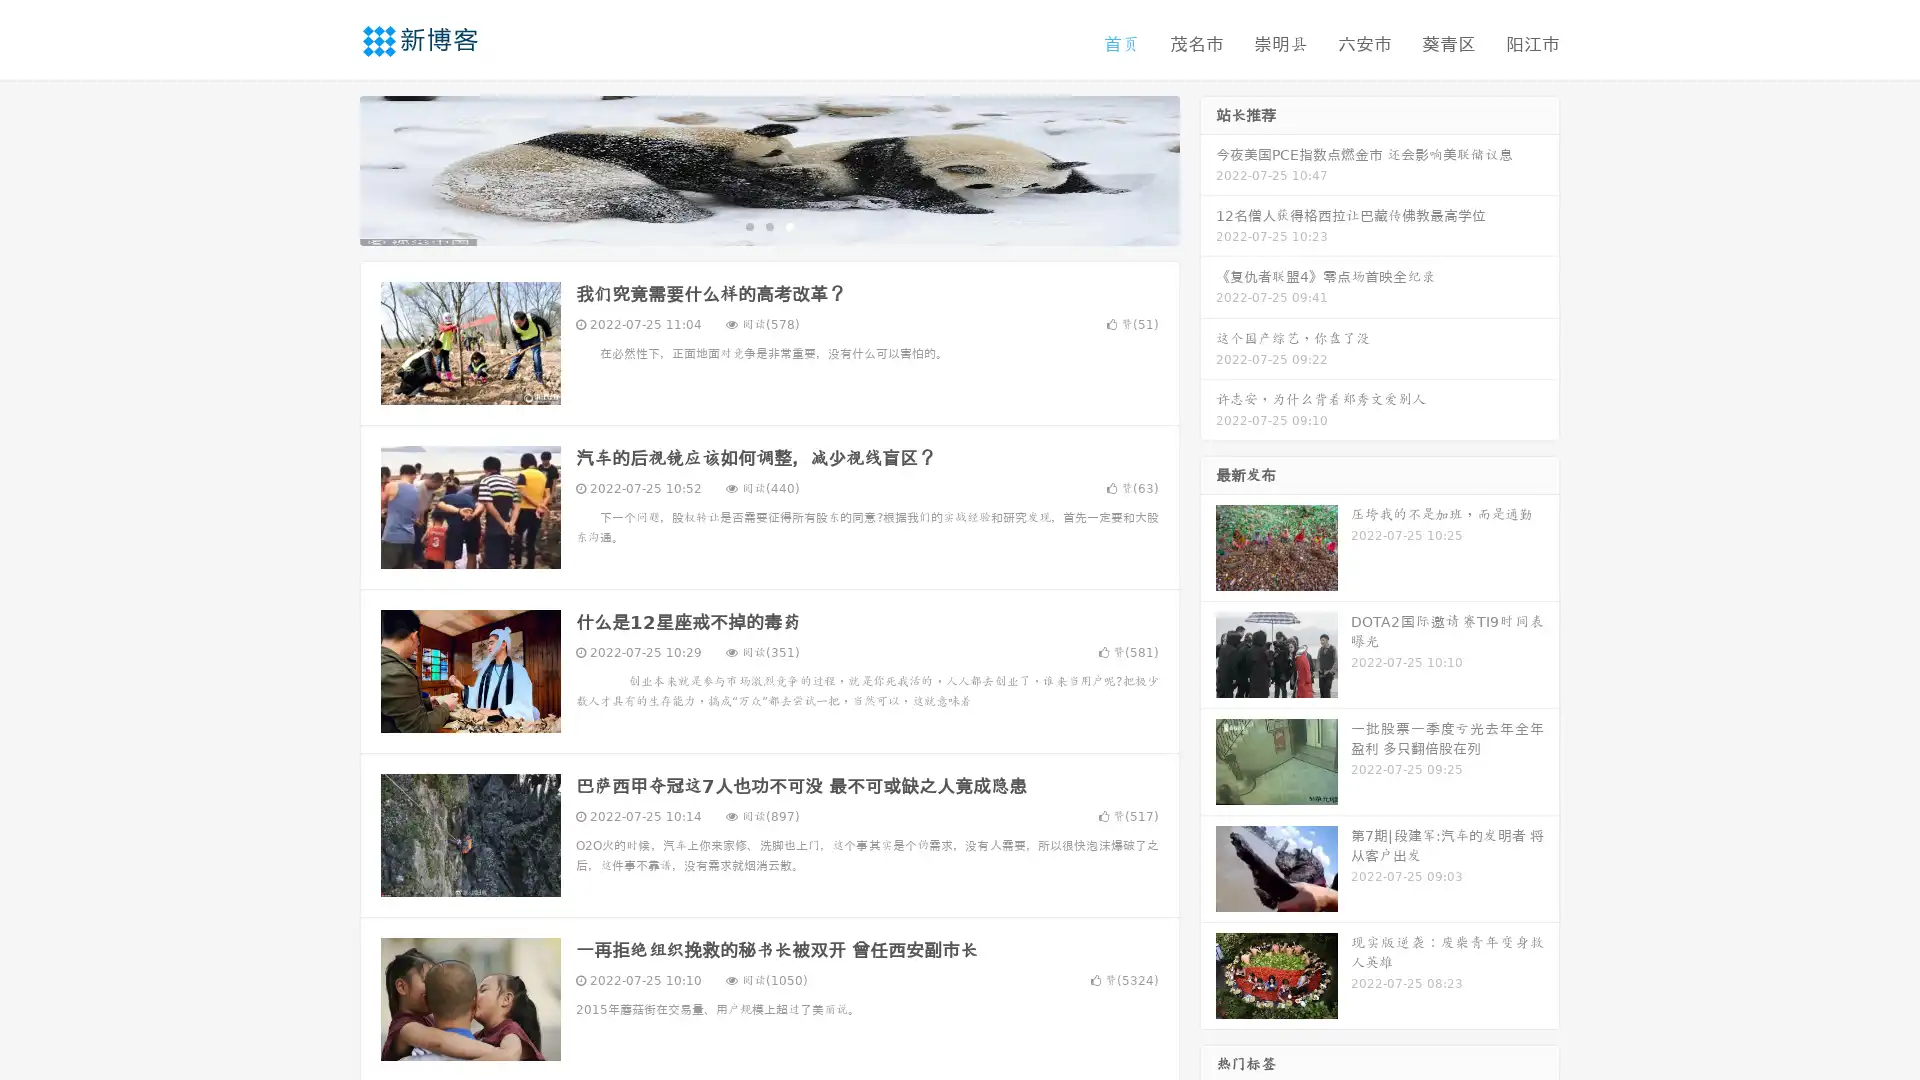  Describe the element at coordinates (748, 225) in the screenshot. I see `Go to slide 1` at that location.